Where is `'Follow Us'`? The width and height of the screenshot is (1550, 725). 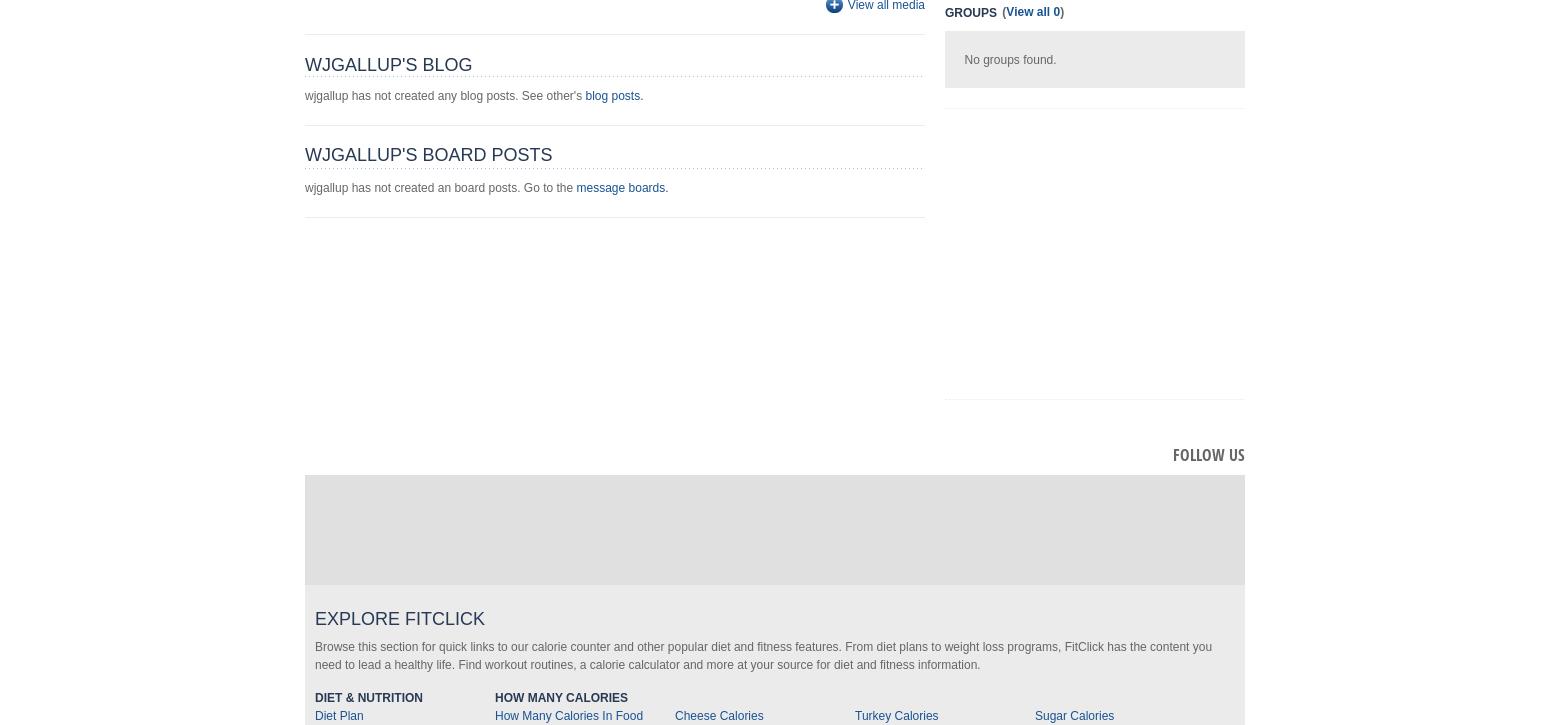 'Follow Us' is located at coordinates (1209, 454).